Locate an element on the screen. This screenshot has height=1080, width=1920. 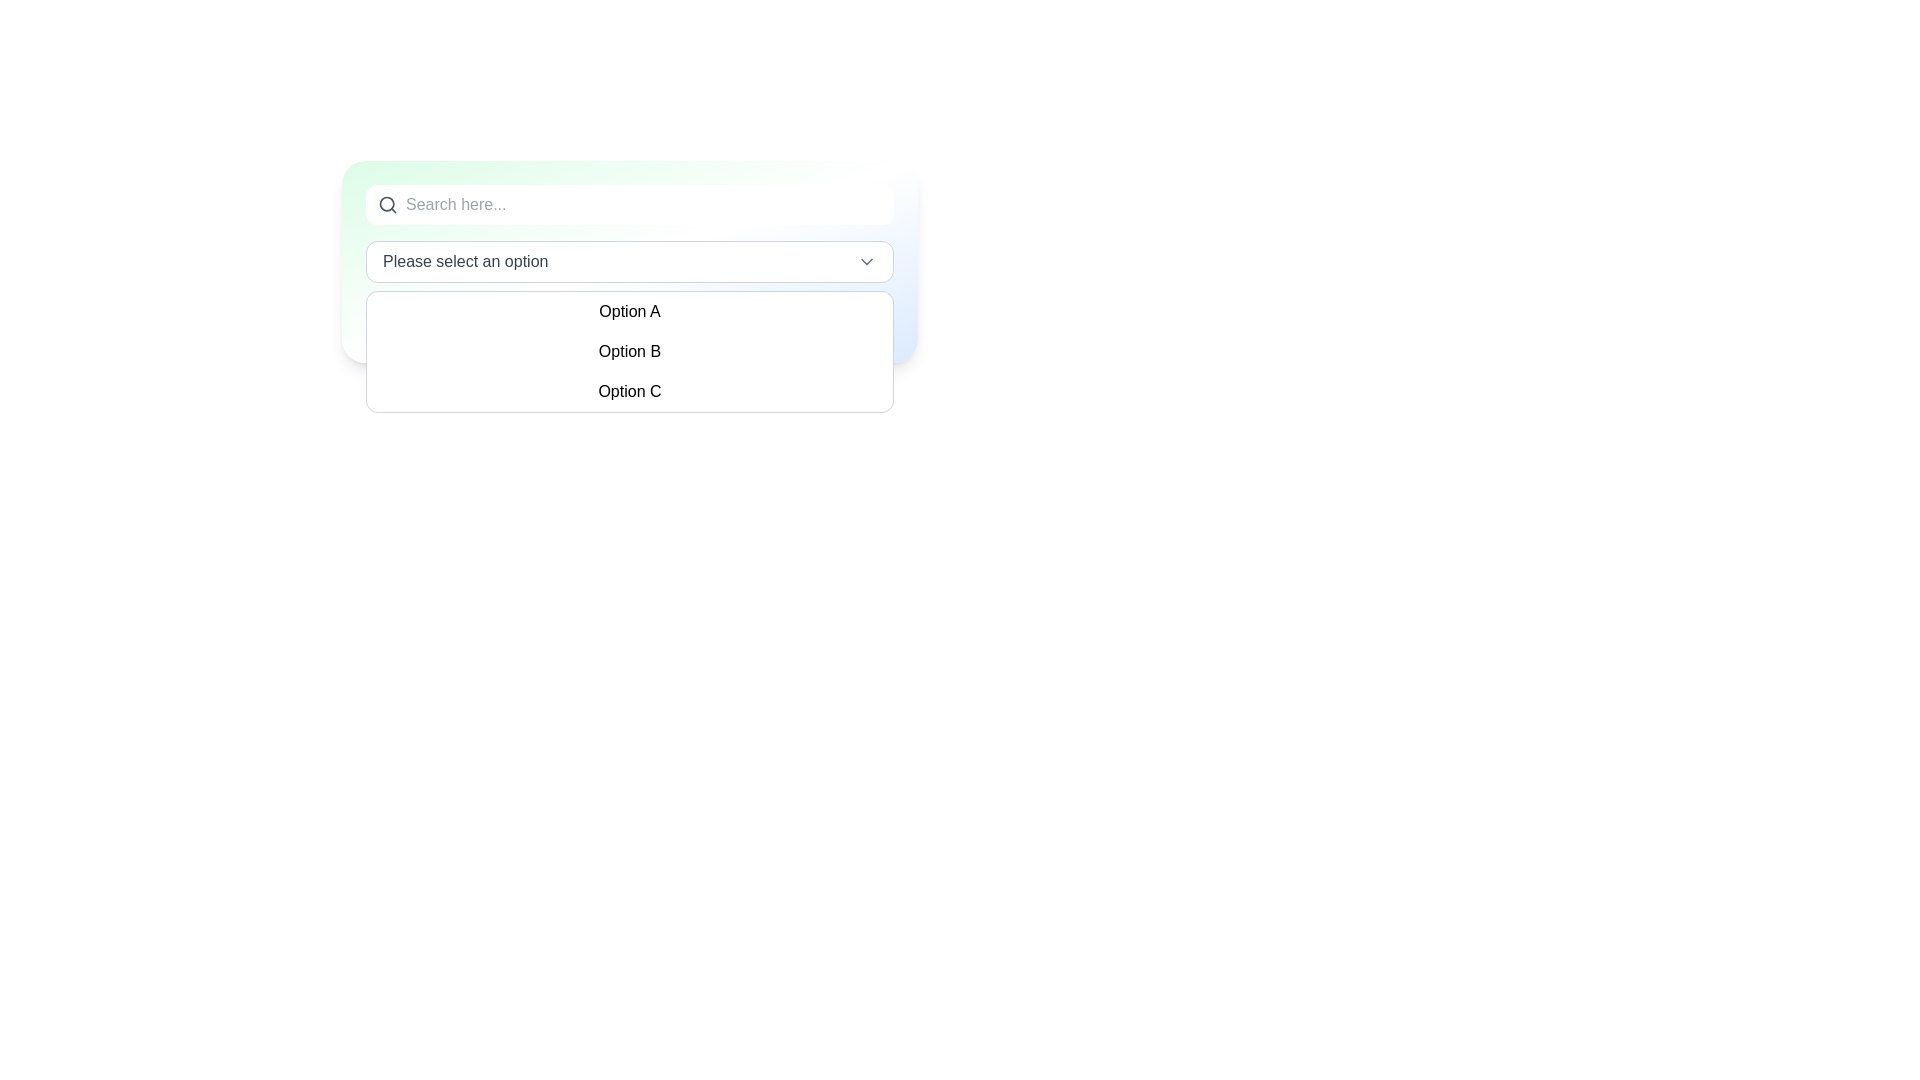
the first option in the dropdown menu located beneath 'Please select an option' is located at coordinates (628, 312).